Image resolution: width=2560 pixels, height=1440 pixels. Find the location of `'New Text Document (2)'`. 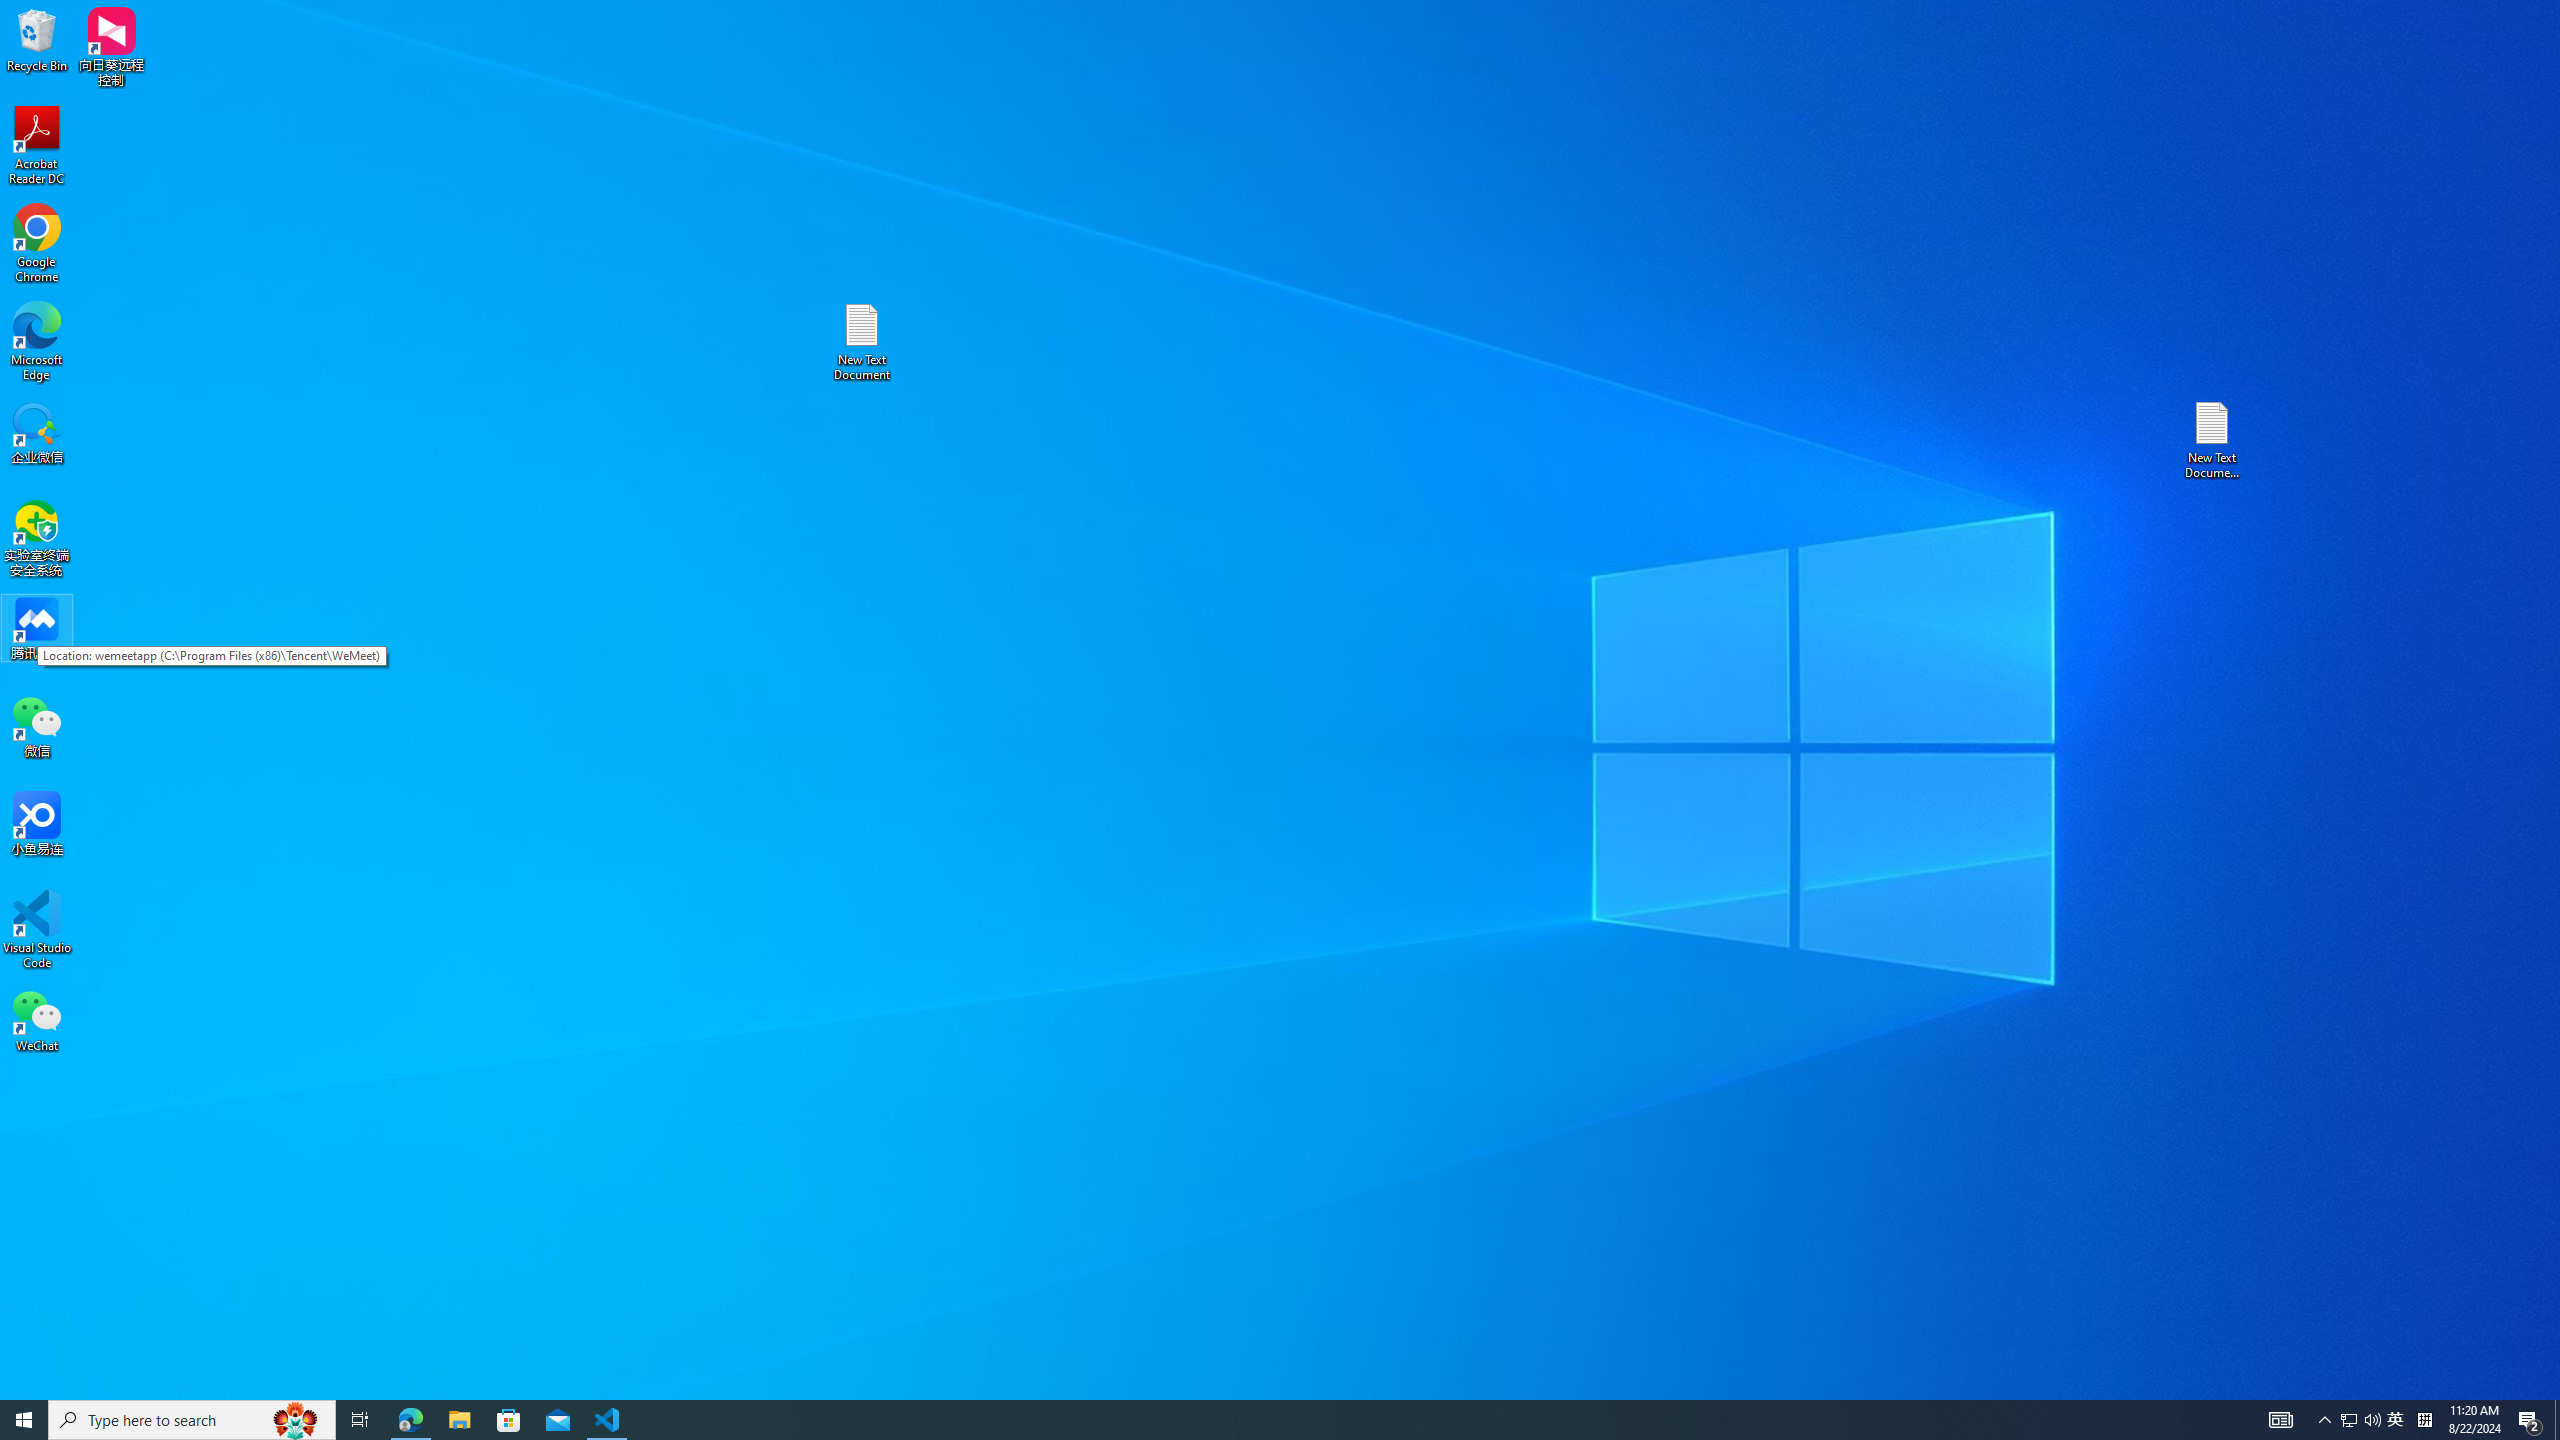

'New Text Document (2)' is located at coordinates (2213, 438).